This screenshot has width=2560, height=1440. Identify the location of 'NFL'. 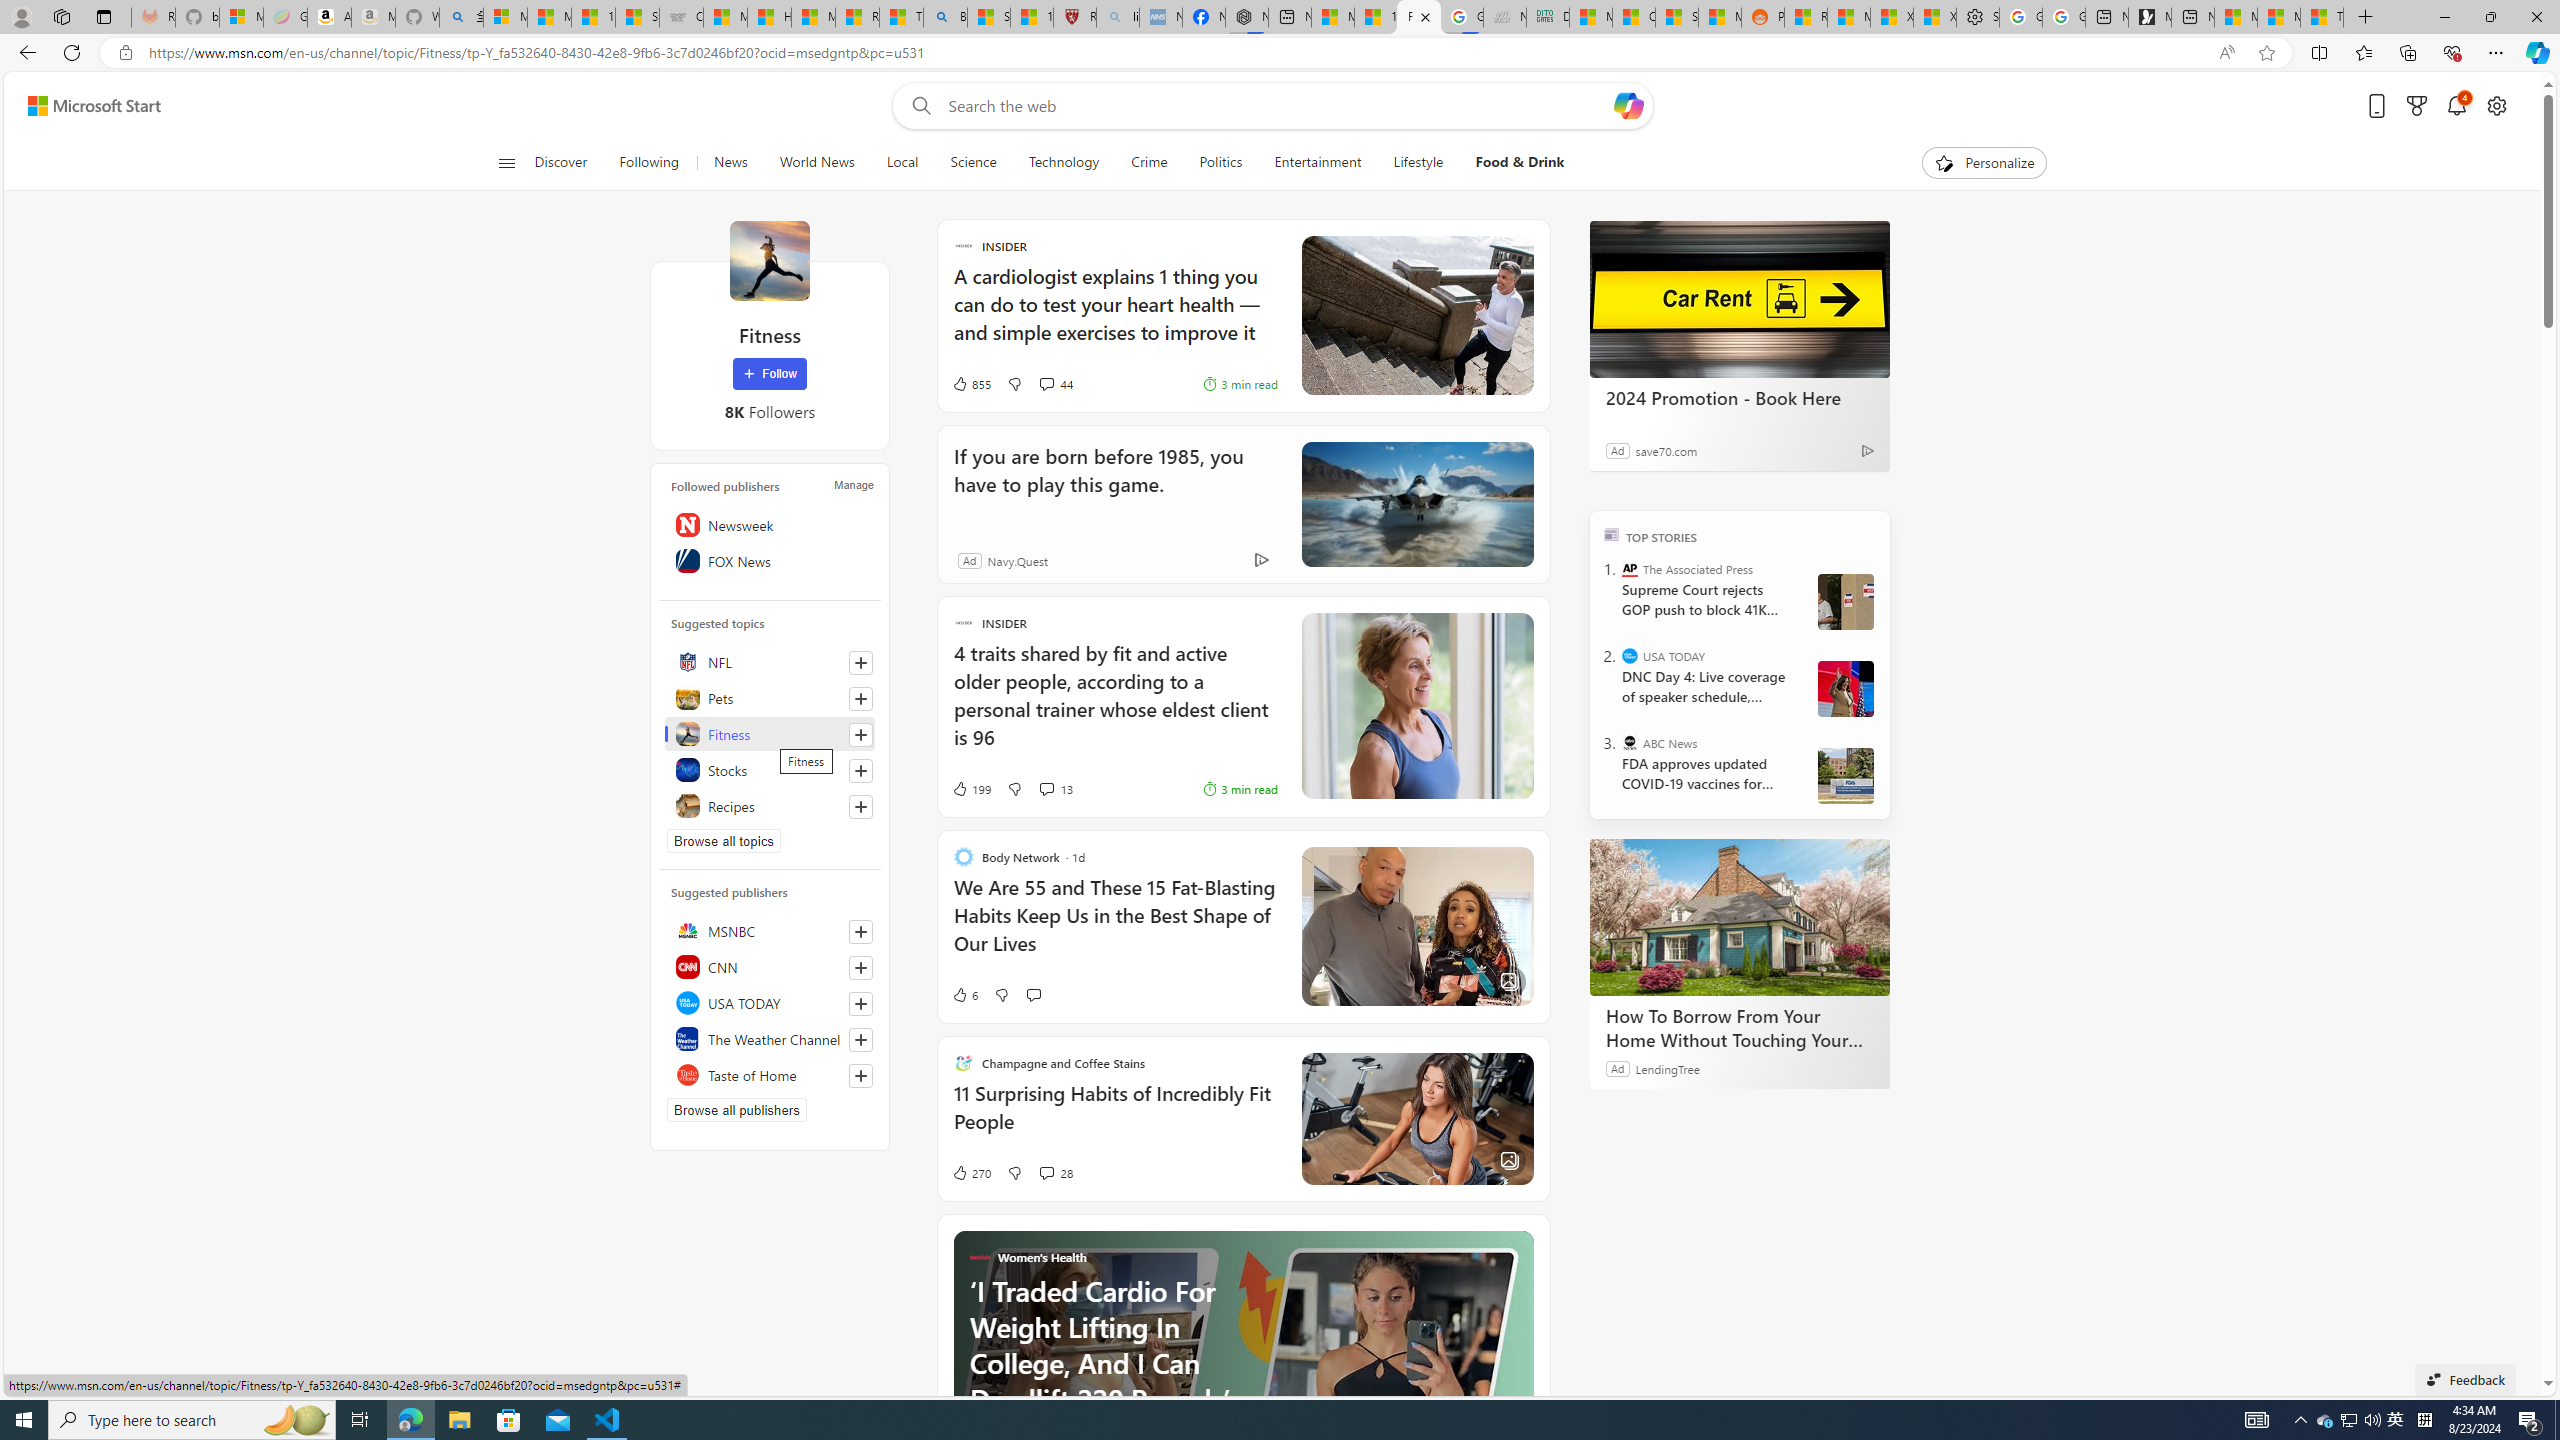
(770, 662).